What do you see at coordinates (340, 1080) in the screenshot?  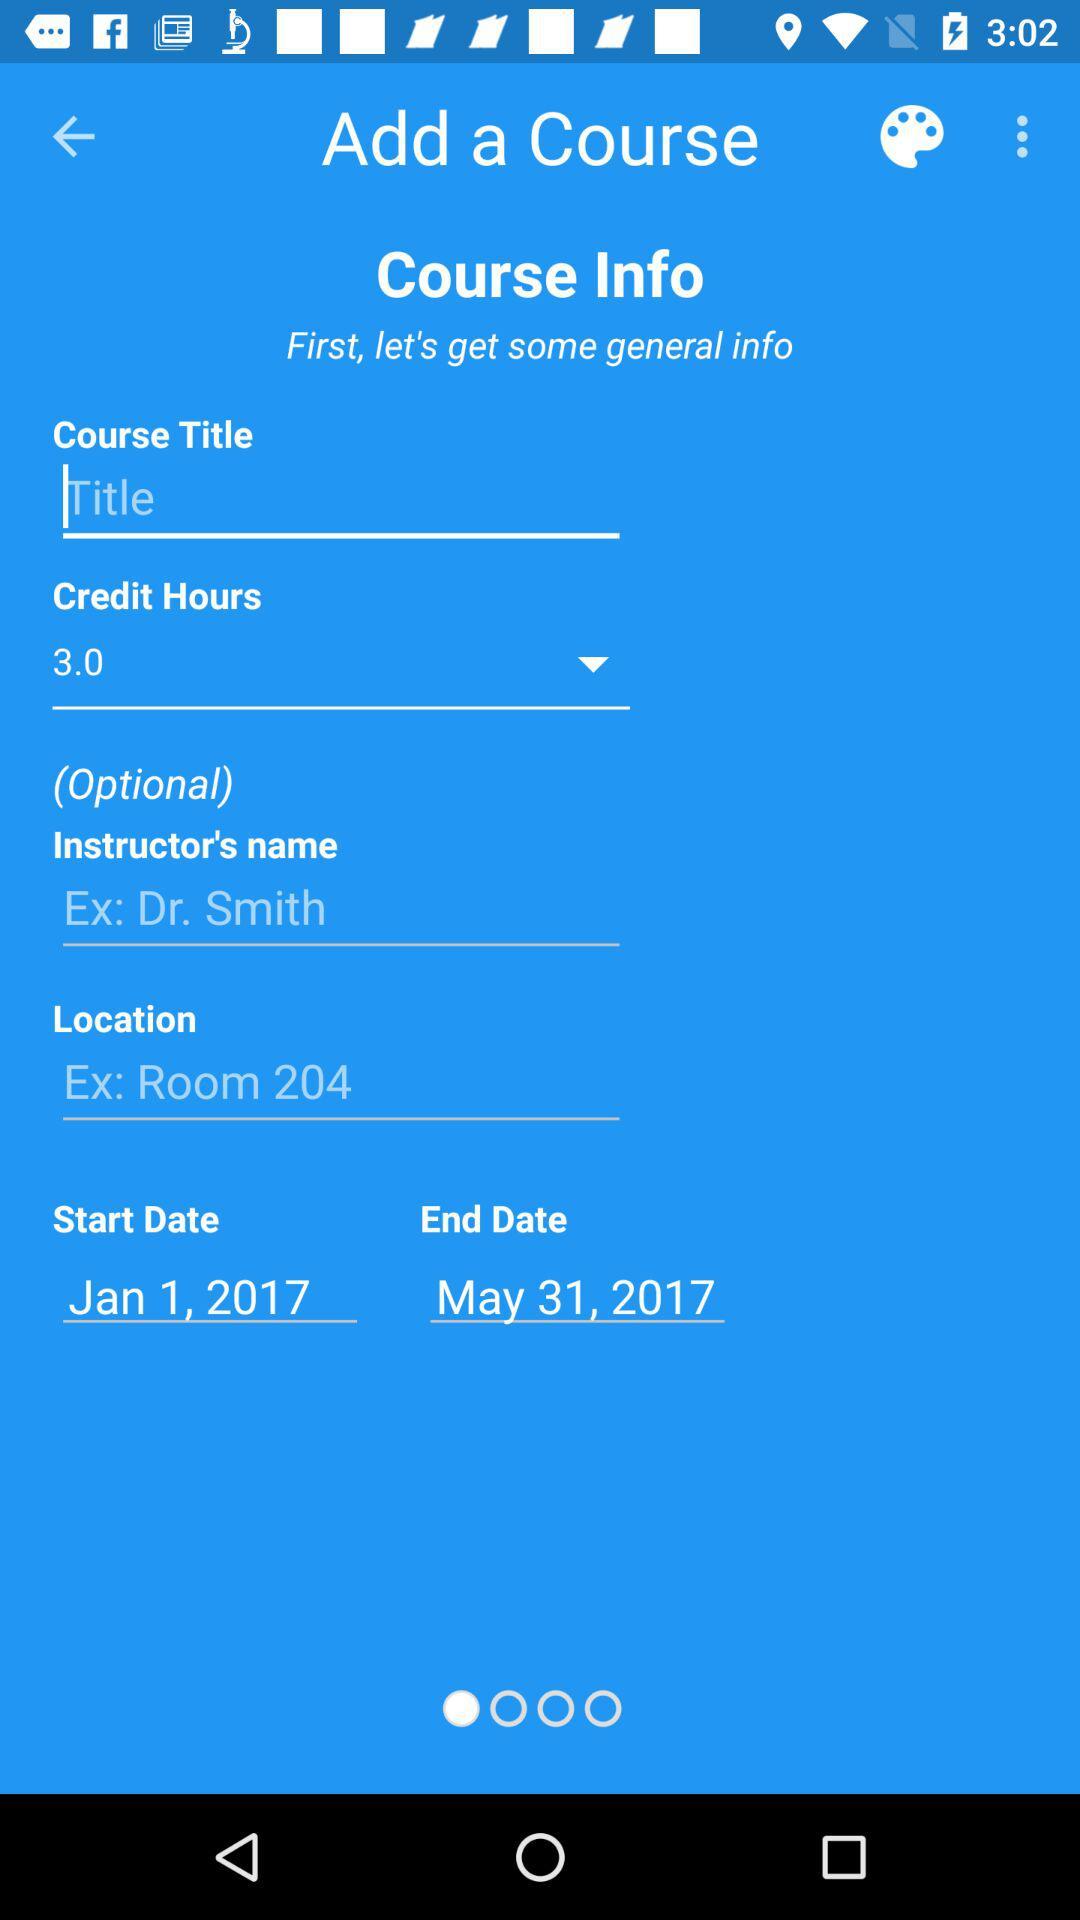 I see `location` at bounding box center [340, 1080].